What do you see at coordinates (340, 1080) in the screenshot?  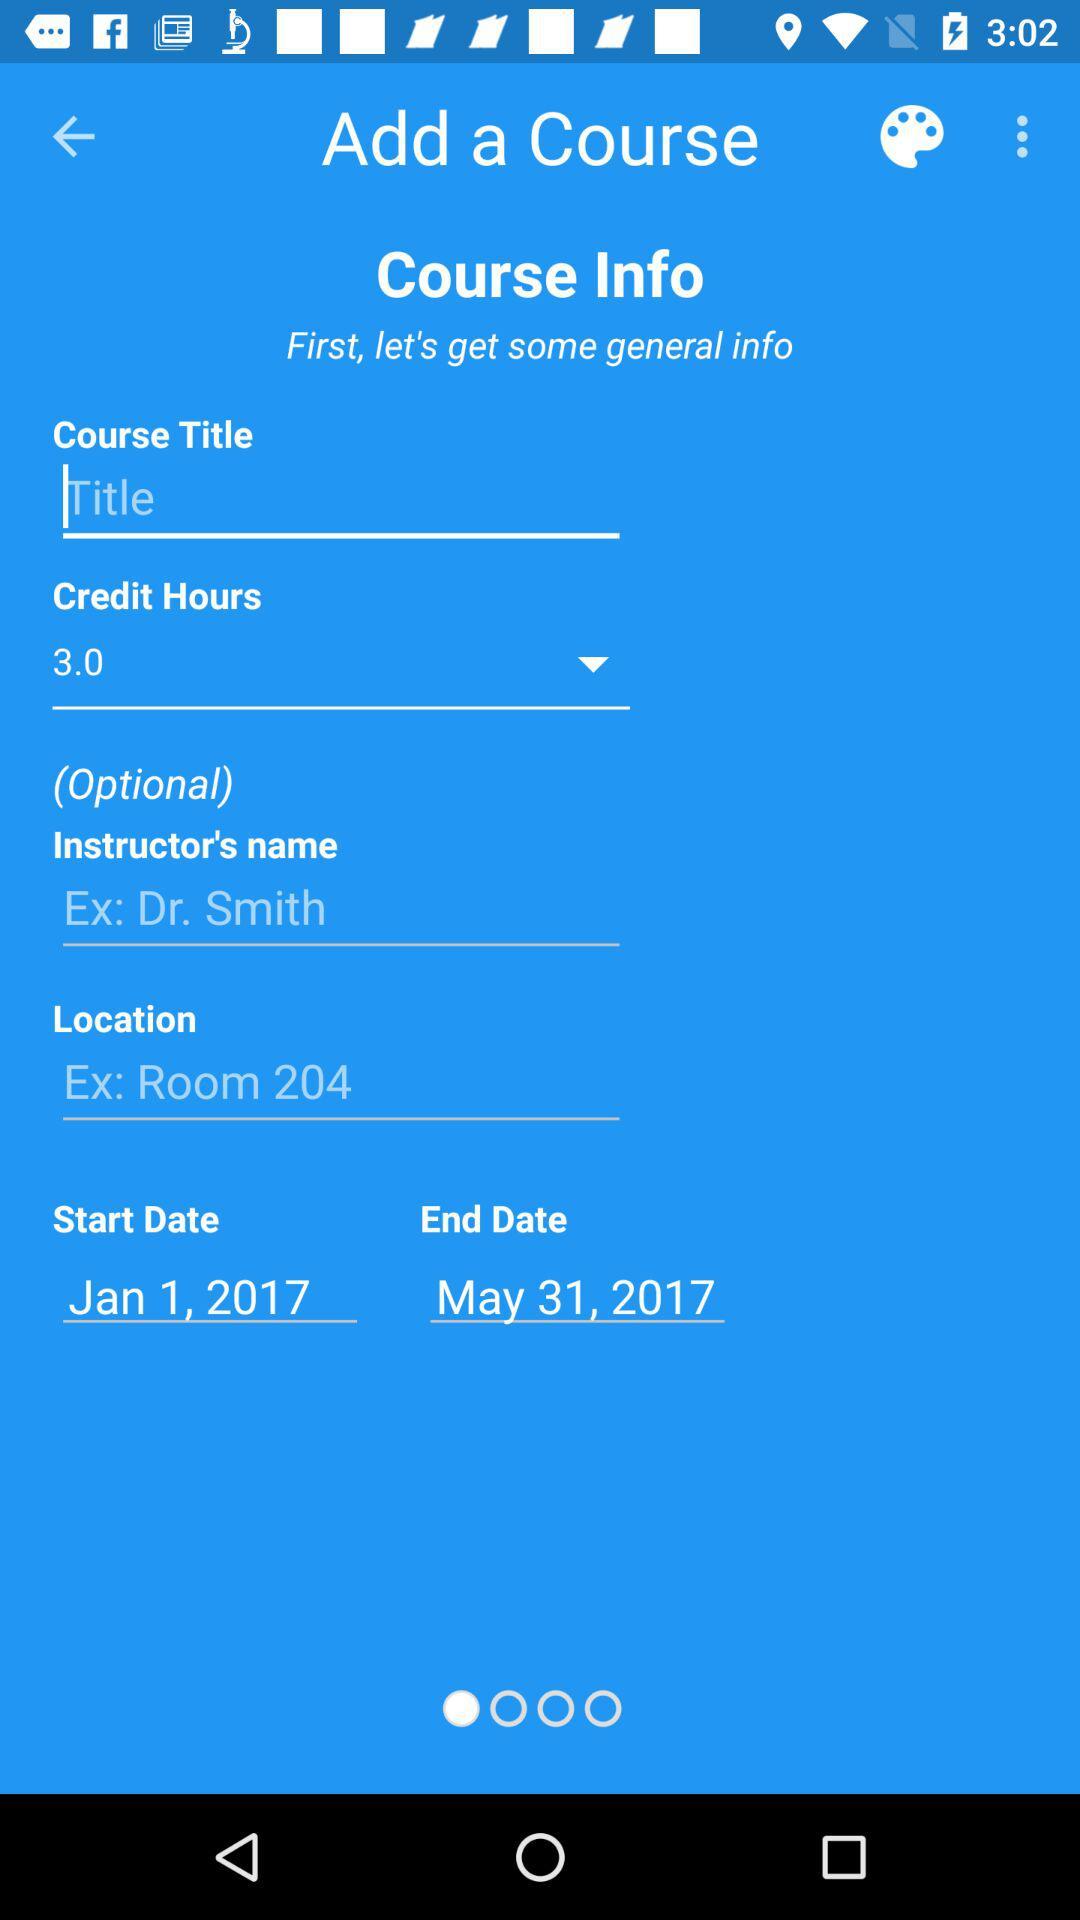 I see `location` at bounding box center [340, 1080].